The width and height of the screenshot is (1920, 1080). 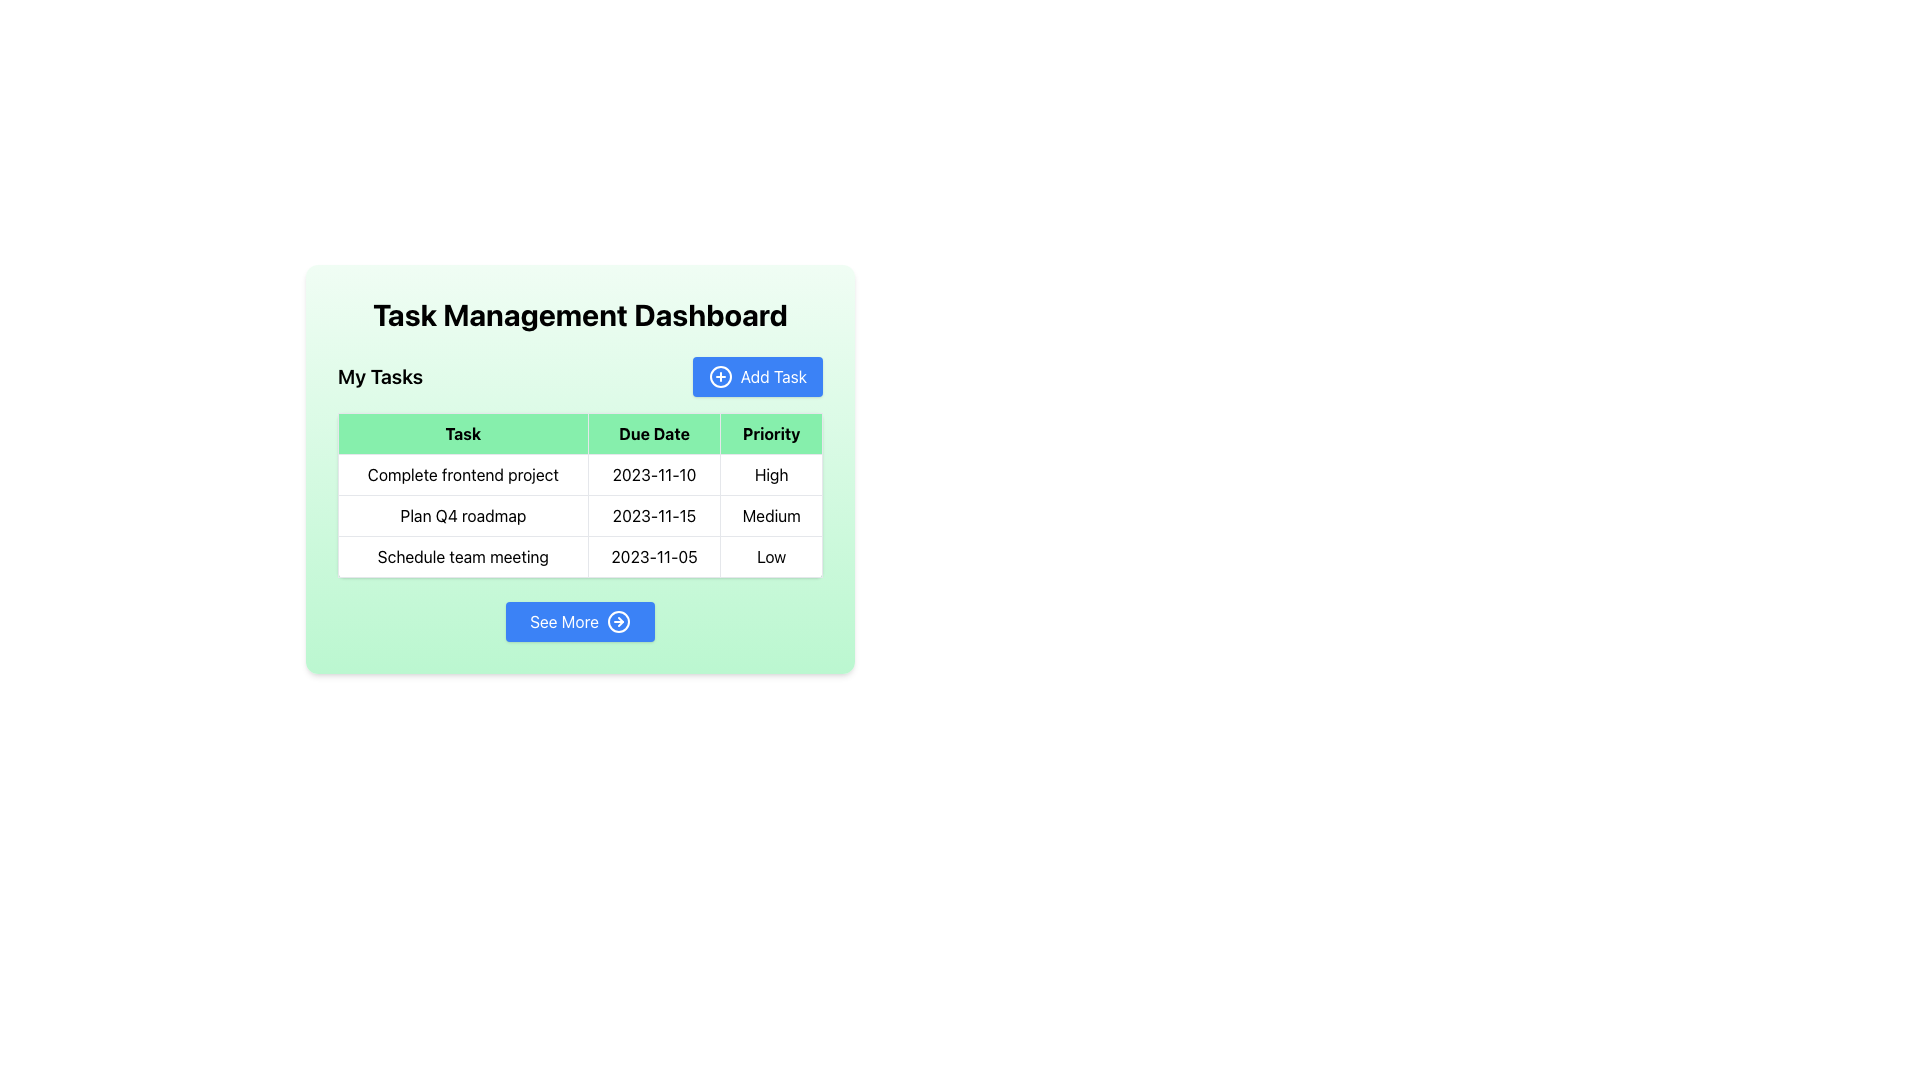 I want to click on text displayed in the label that indicates the priority level of the task in the task management dashboard, located in the third column of the second row under the 'Priority' column, next to the 'Due Date' column, so click(x=770, y=515).